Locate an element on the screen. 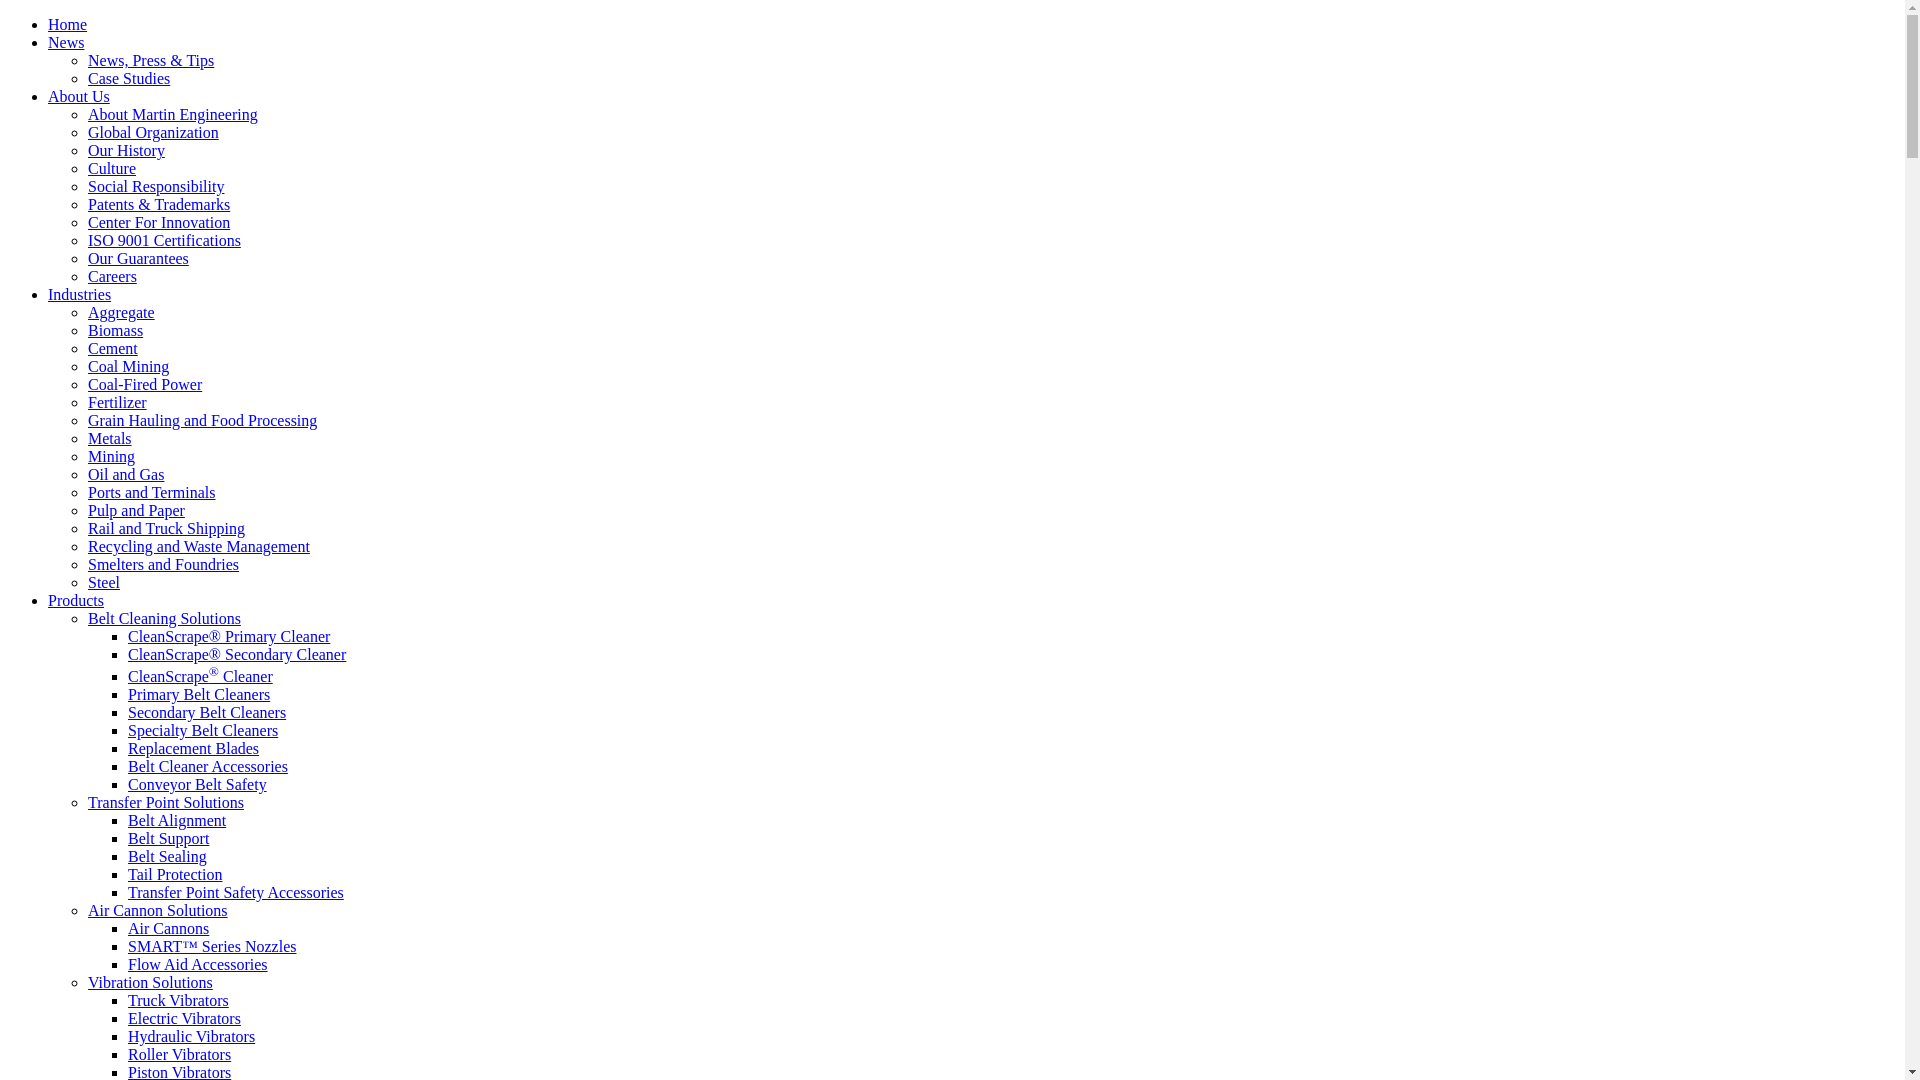 Image resolution: width=1920 pixels, height=1080 pixels. 'Smelters and Foundries' is located at coordinates (86, 564).